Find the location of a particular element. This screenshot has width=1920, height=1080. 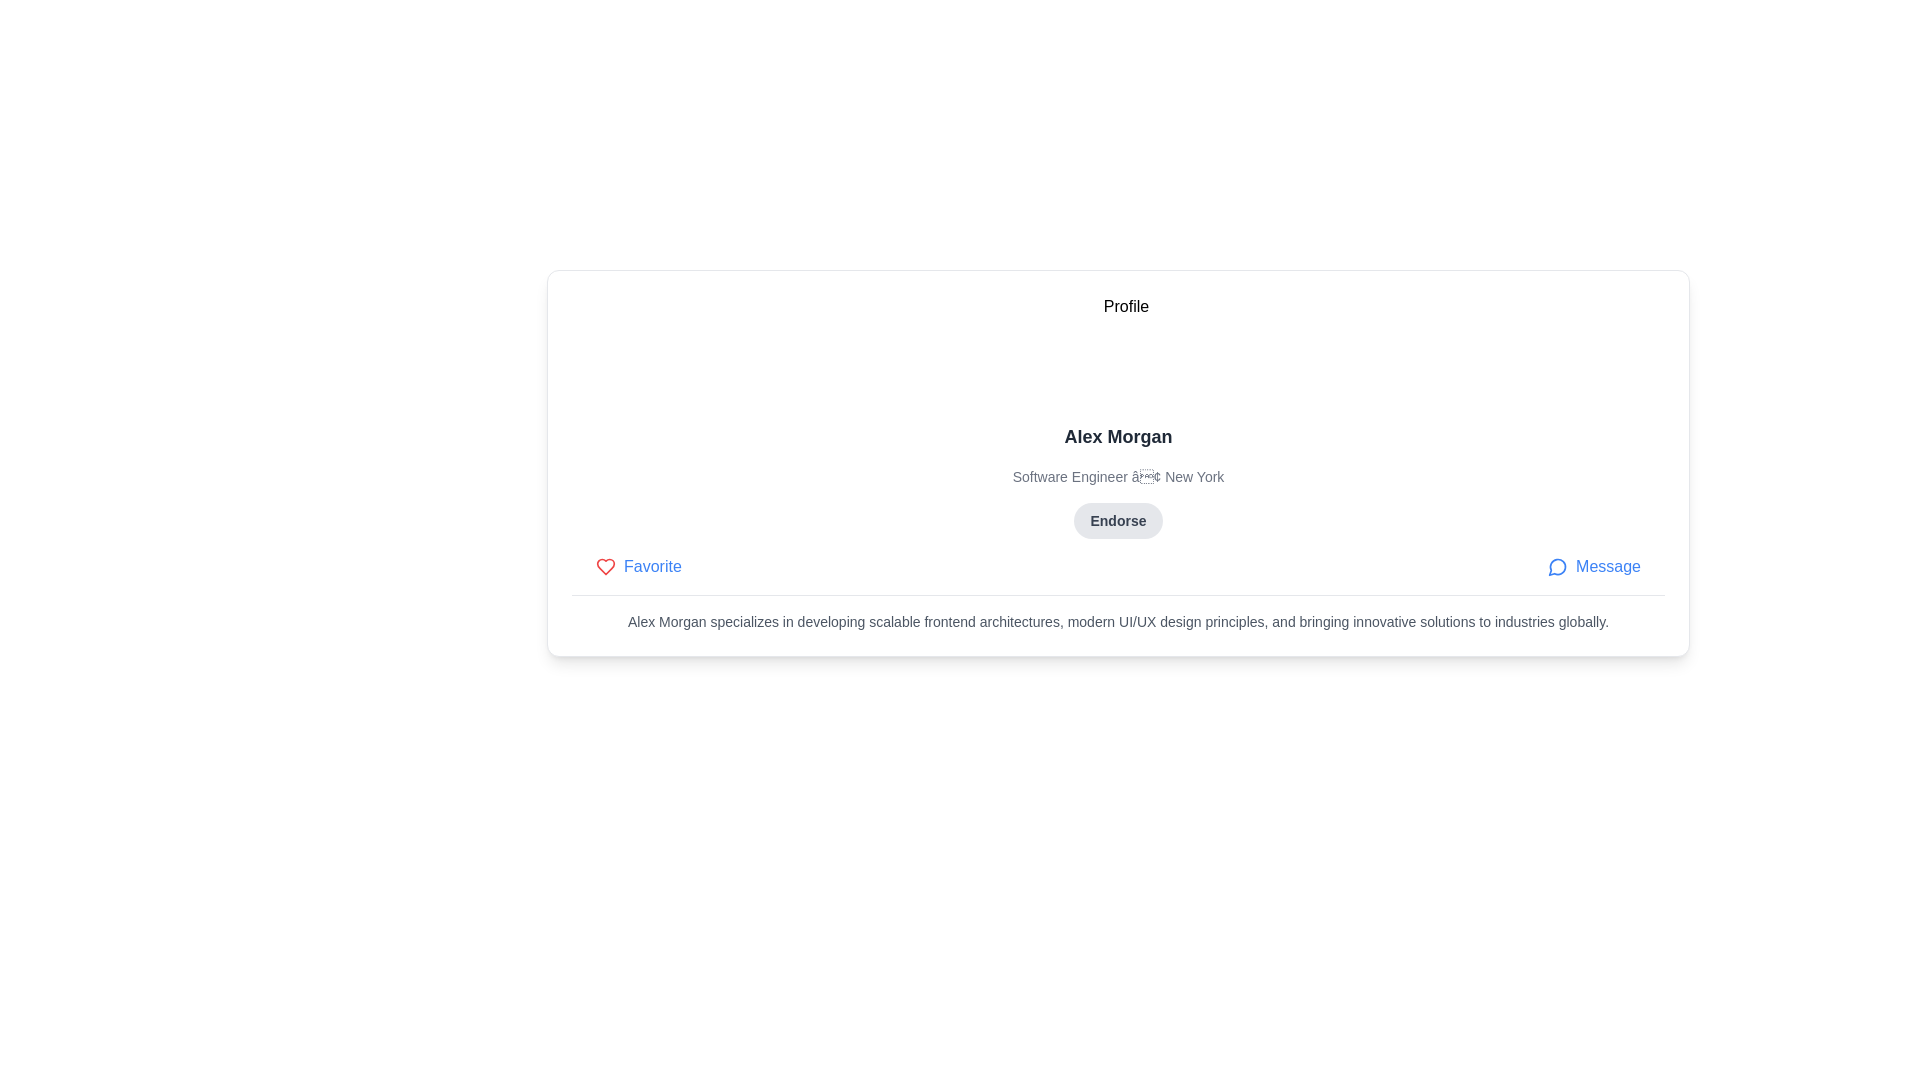

the favorite/like button located directly to the left of the 'Message' button in the bottom section of the profile interface for keyboard interaction is located at coordinates (637, 567).